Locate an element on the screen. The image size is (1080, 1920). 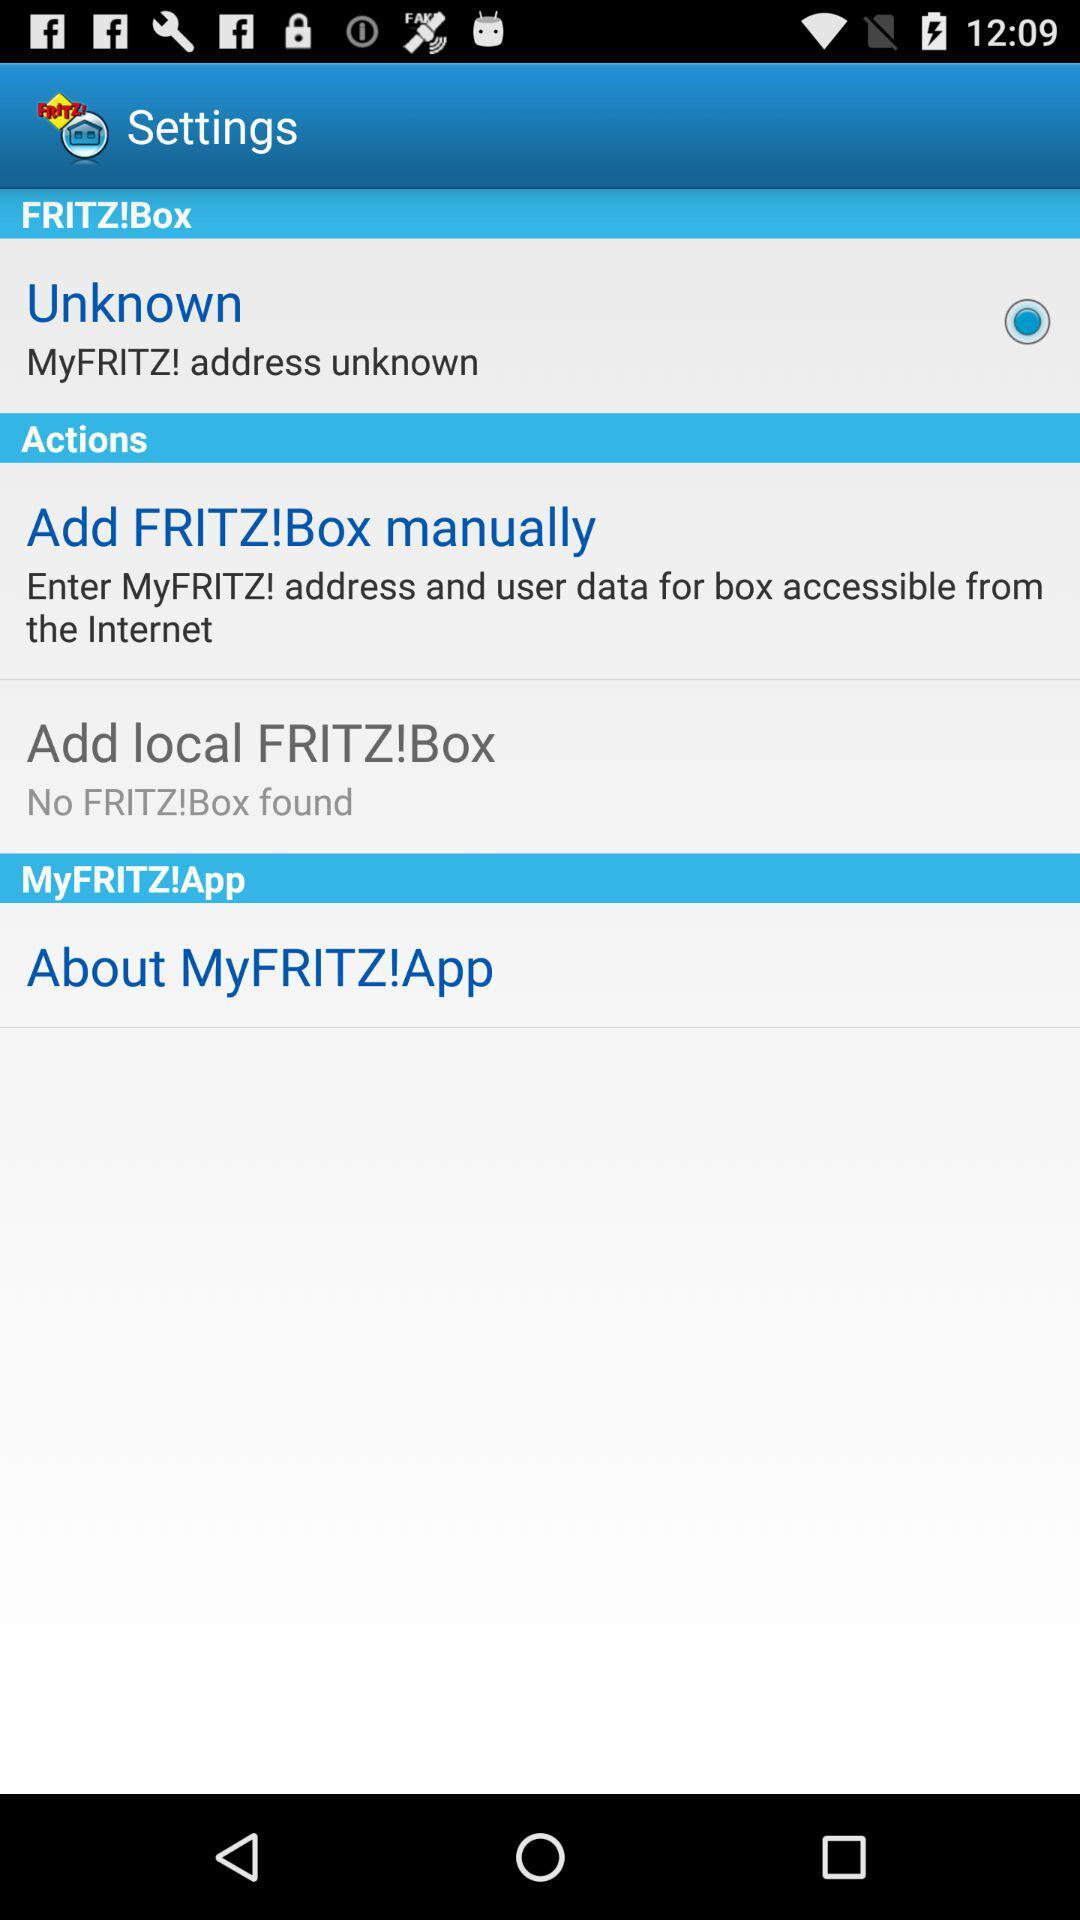
the item at the top right corner is located at coordinates (1027, 321).